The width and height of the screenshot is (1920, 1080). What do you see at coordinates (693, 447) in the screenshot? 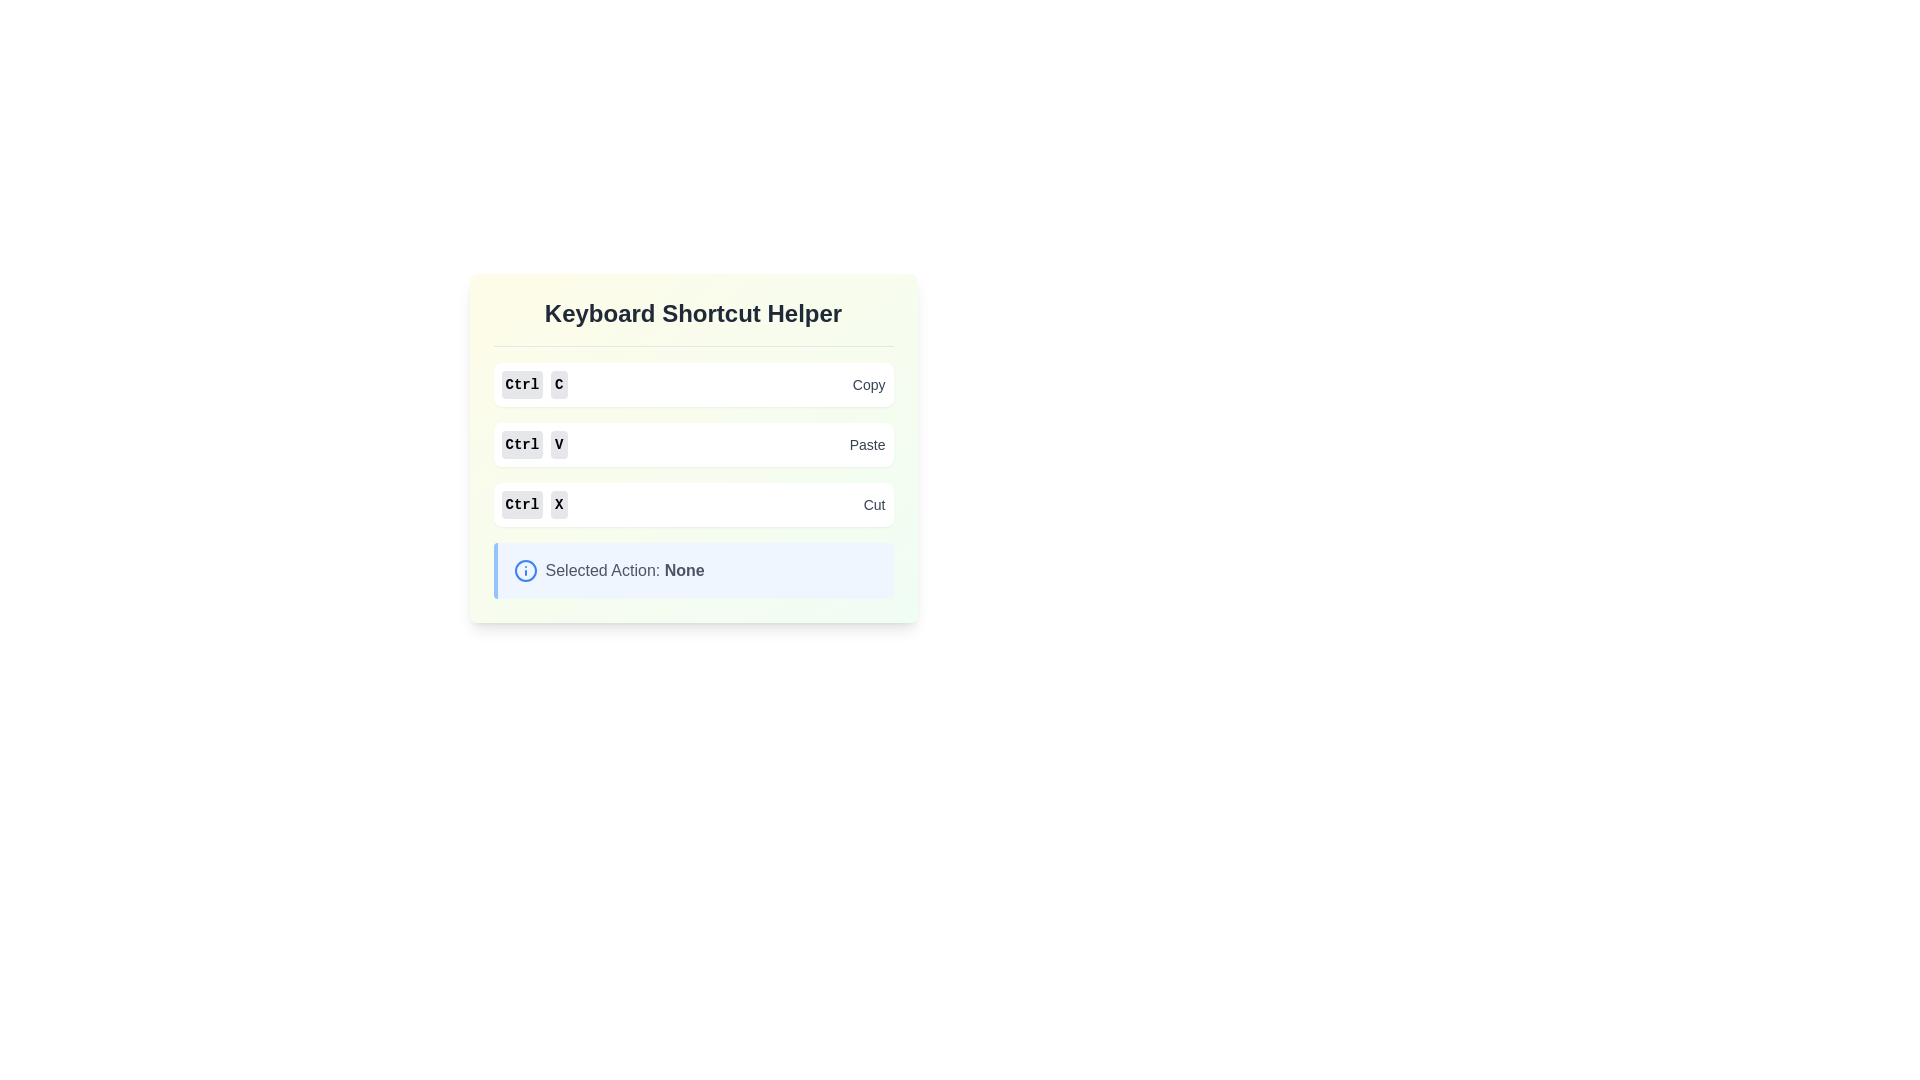
I see `the Informational Panel titled 'Keyboard Shortcut Helper', which features a gradient yellow-green background and displays keyboard shortcuts in a grid pattern` at bounding box center [693, 447].